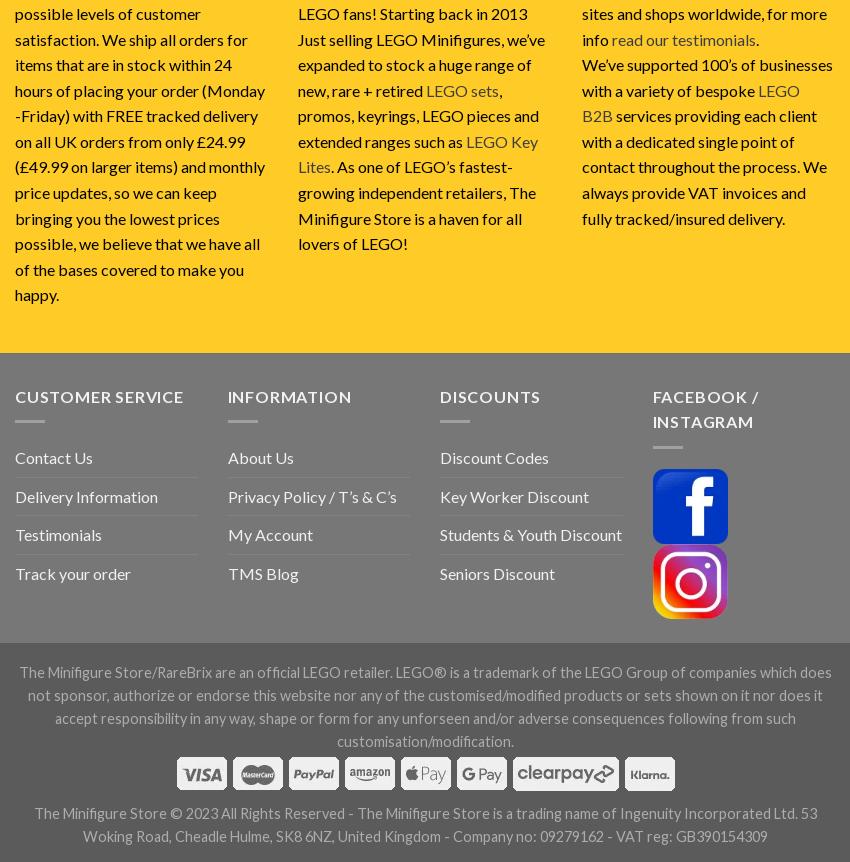 The width and height of the screenshot is (850, 862). Describe the element at coordinates (490, 394) in the screenshot. I see `'Discounts'` at that location.